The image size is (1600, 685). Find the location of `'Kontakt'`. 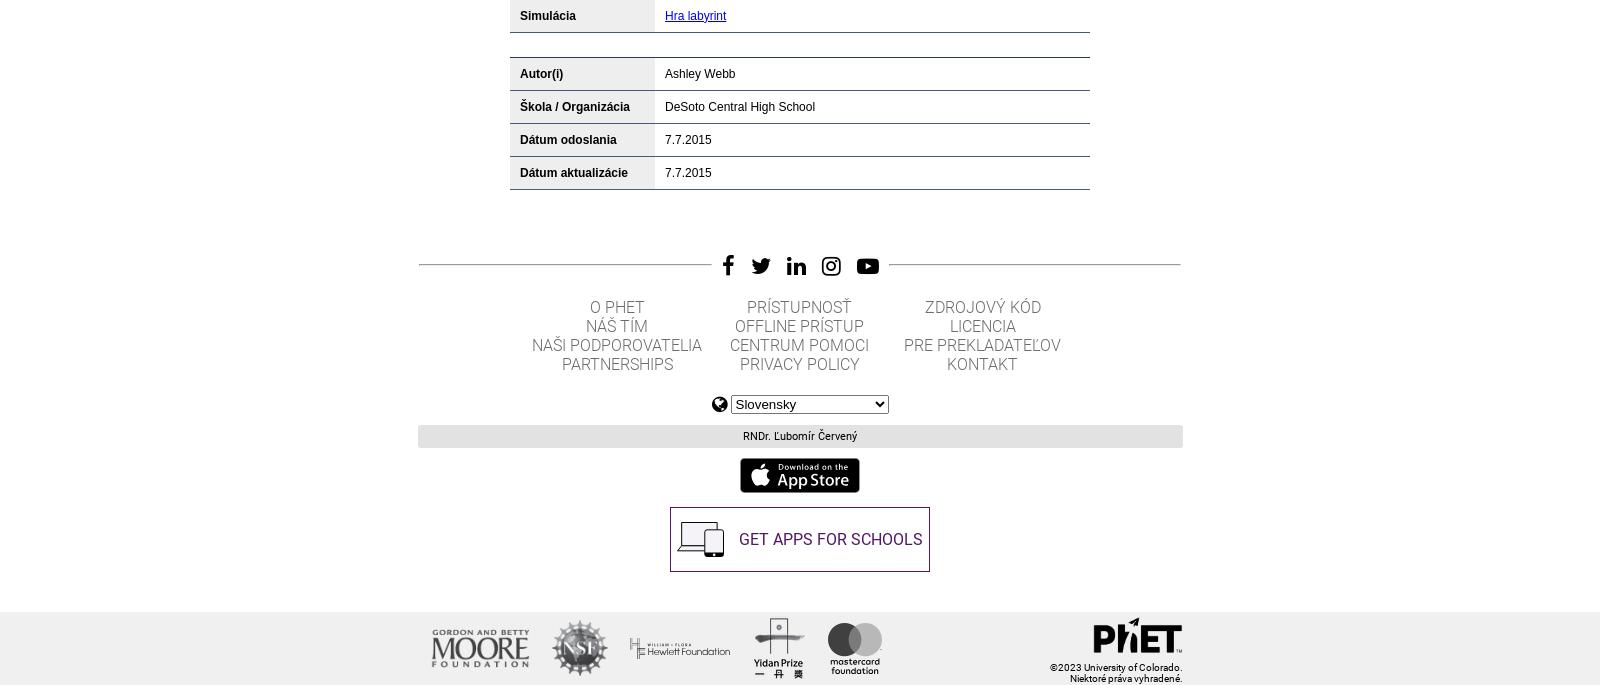

'Kontakt' is located at coordinates (981, 363).